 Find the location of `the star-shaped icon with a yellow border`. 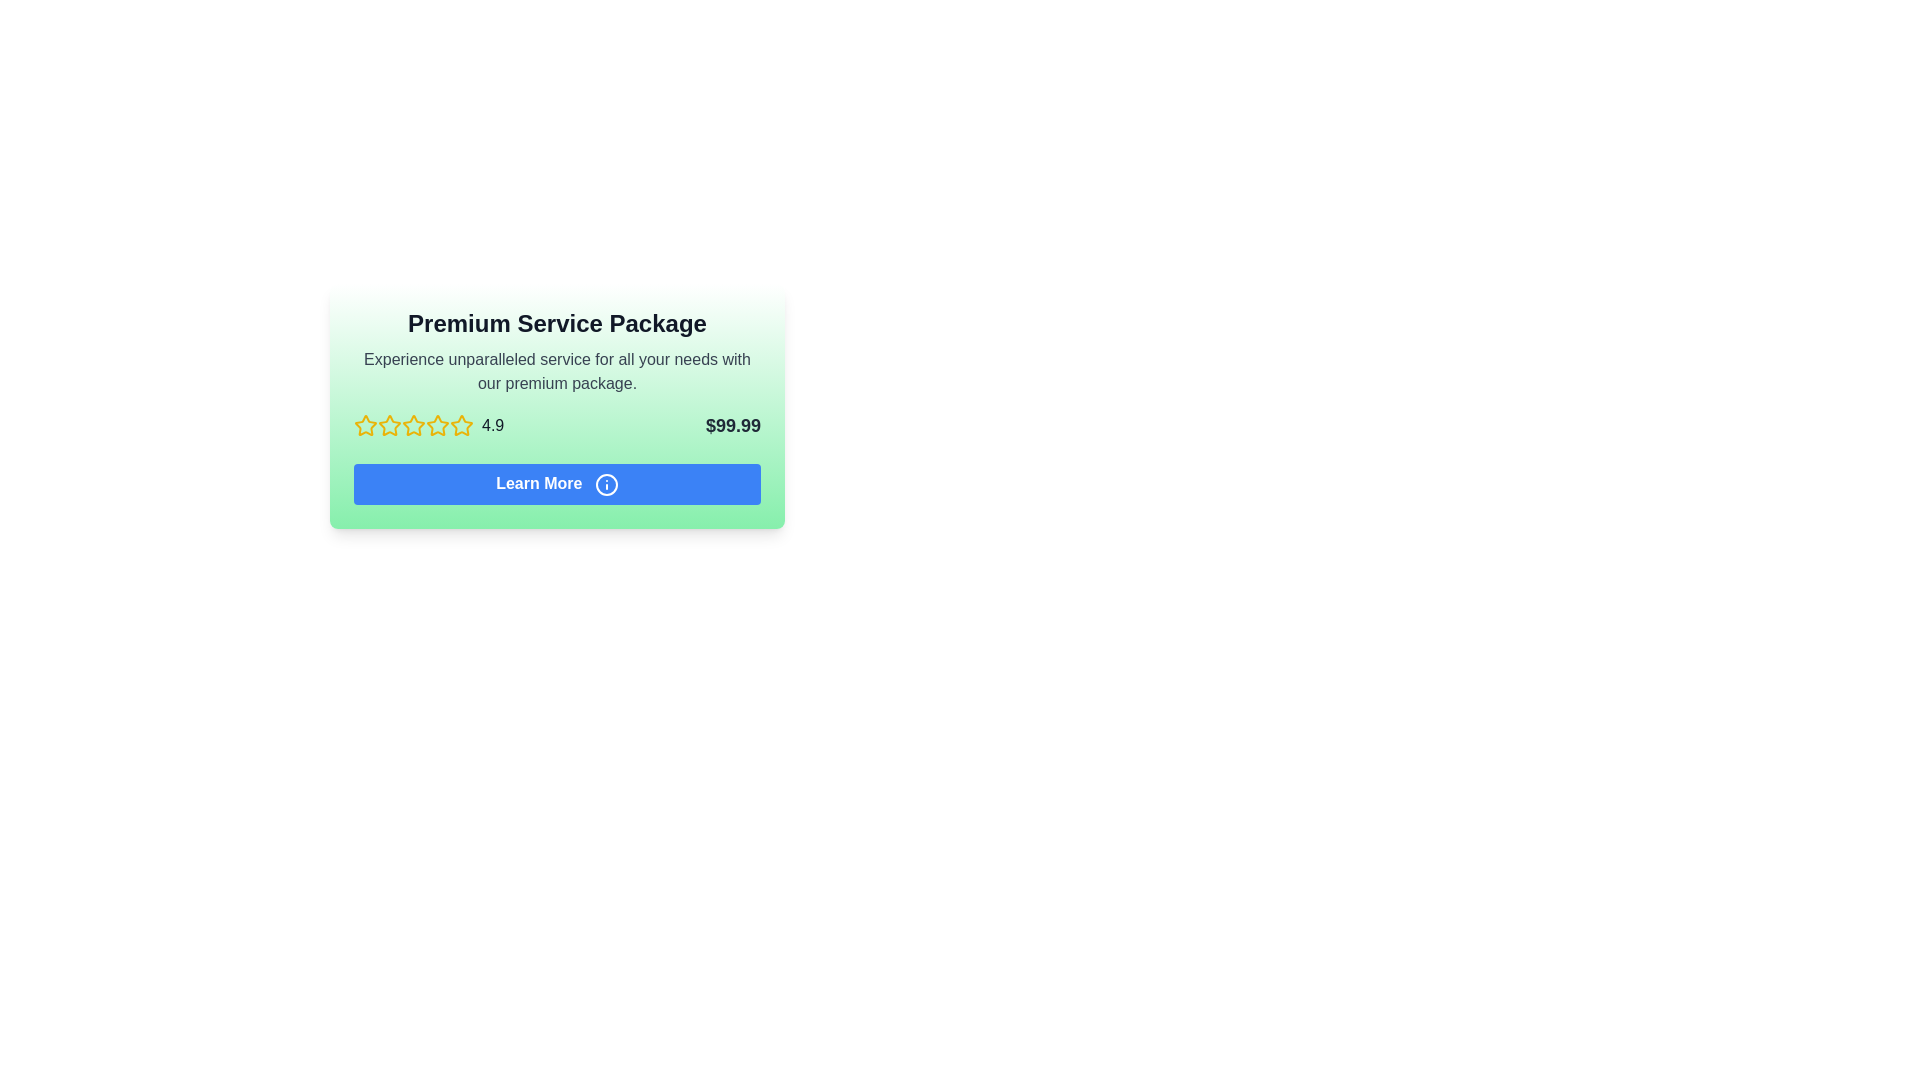

the star-shaped icon with a yellow border is located at coordinates (389, 424).